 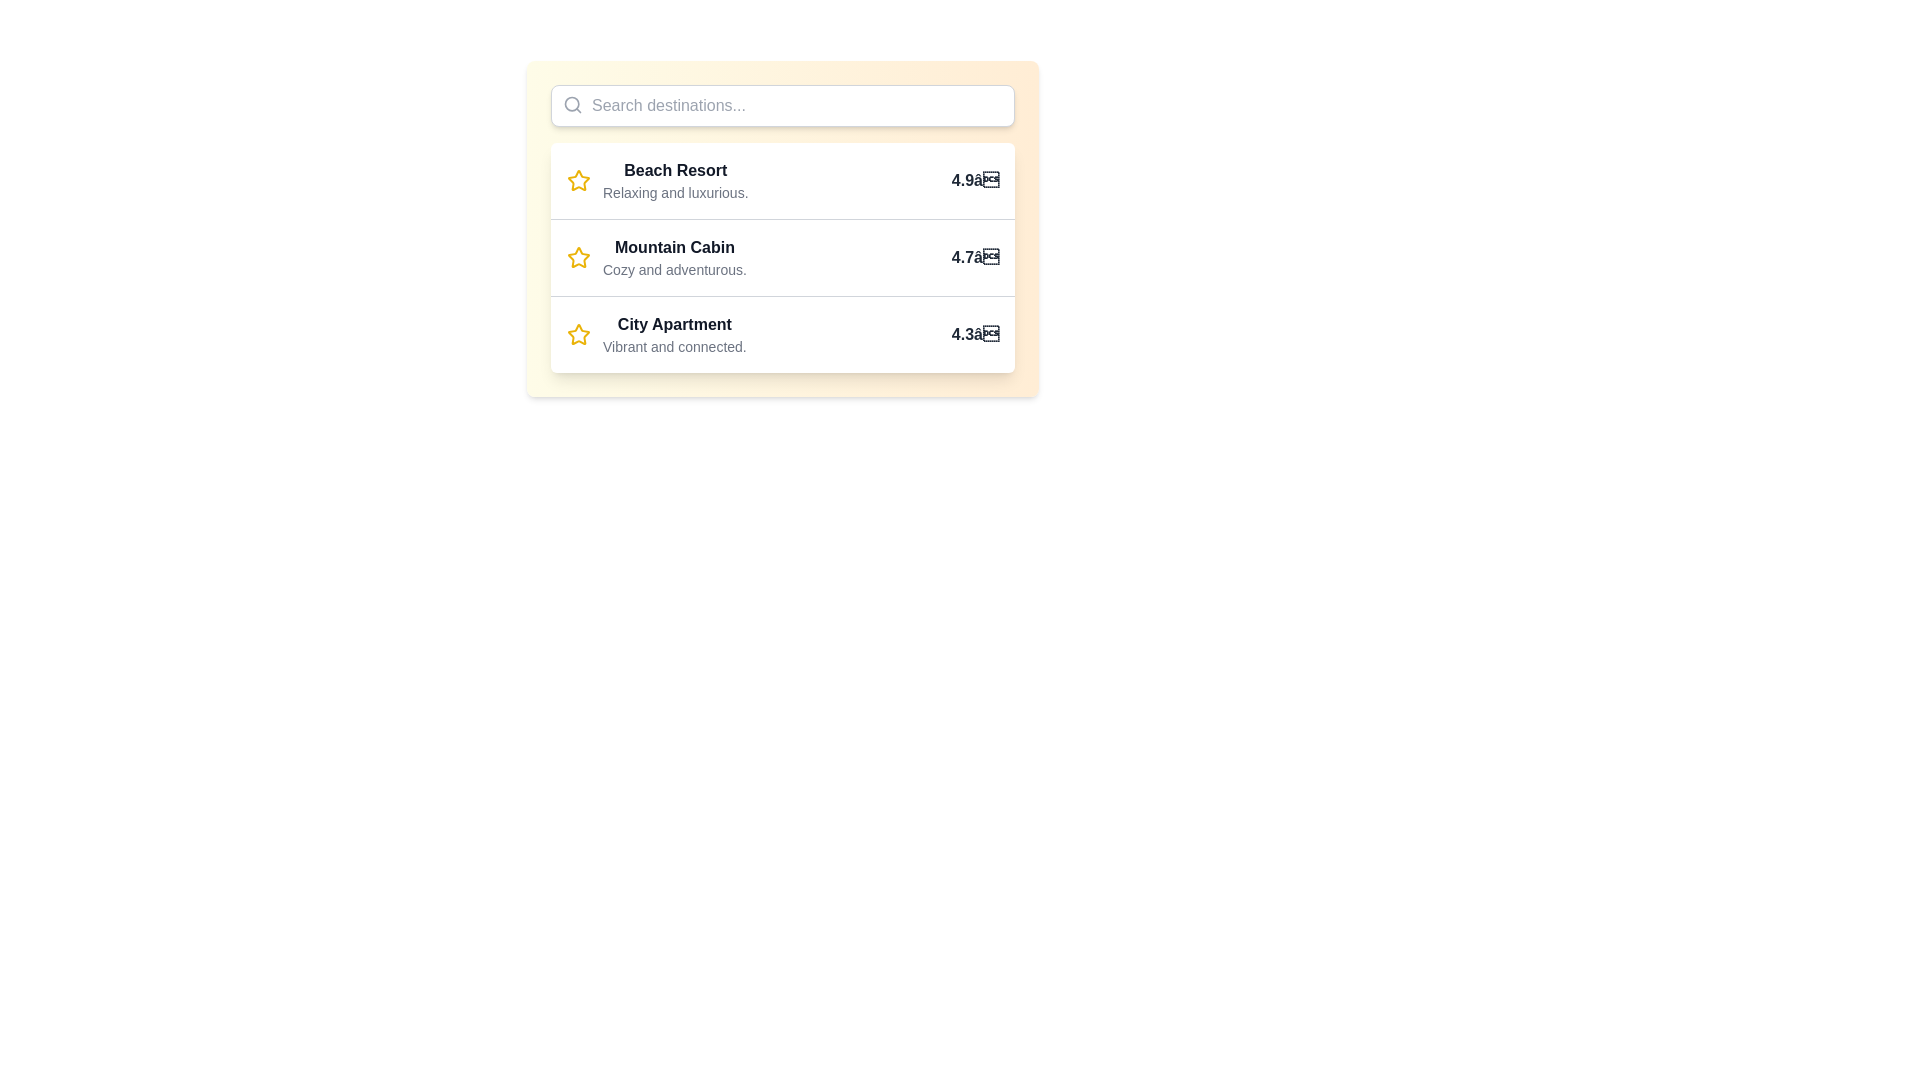 What do you see at coordinates (674, 346) in the screenshot?
I see `the Text Label element displaying 'Vibrant and connected.' which is located below the heading 'City Apartment.'` at bounding box center [674, 346].